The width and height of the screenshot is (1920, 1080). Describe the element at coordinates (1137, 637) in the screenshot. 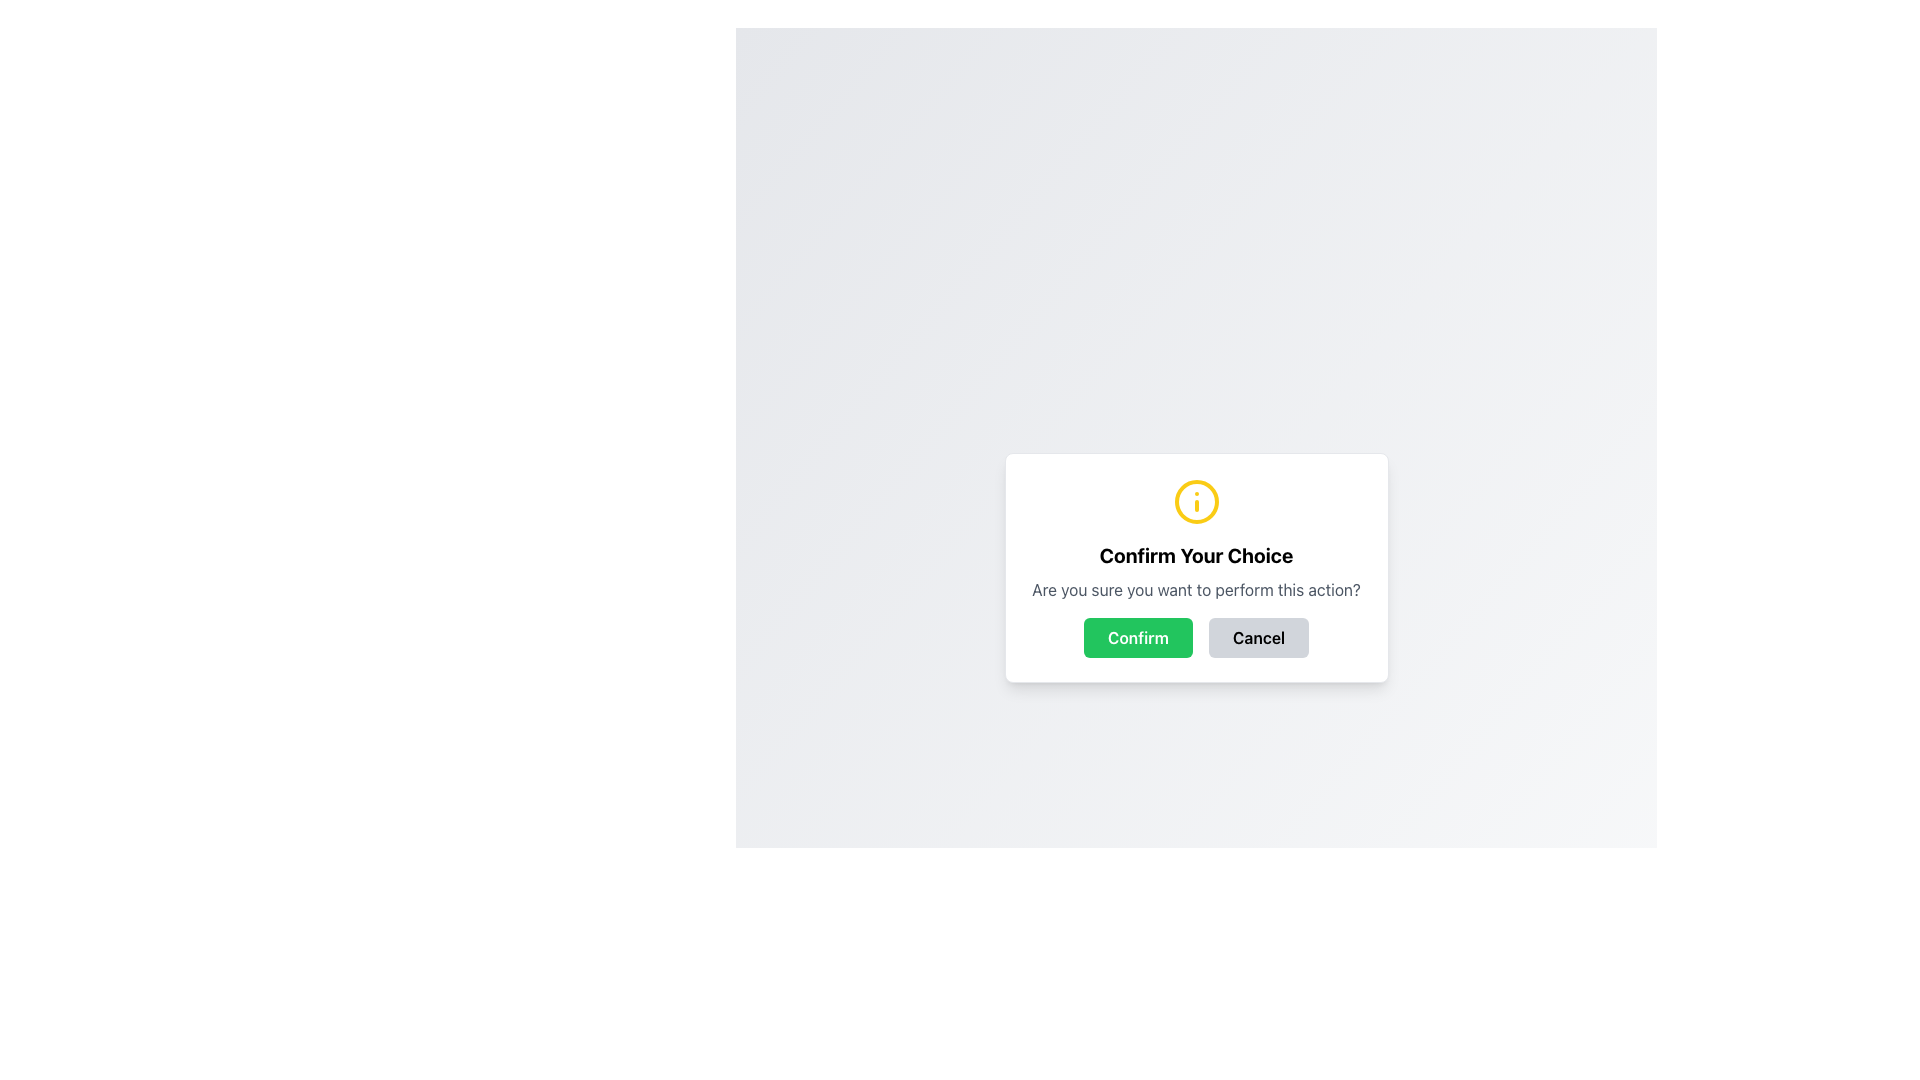

I see `the 'Confirm' button, which is a rectangular button with rounded corners, a green background, and white text, positioned to the left of the 'Cancel' button` at that location.